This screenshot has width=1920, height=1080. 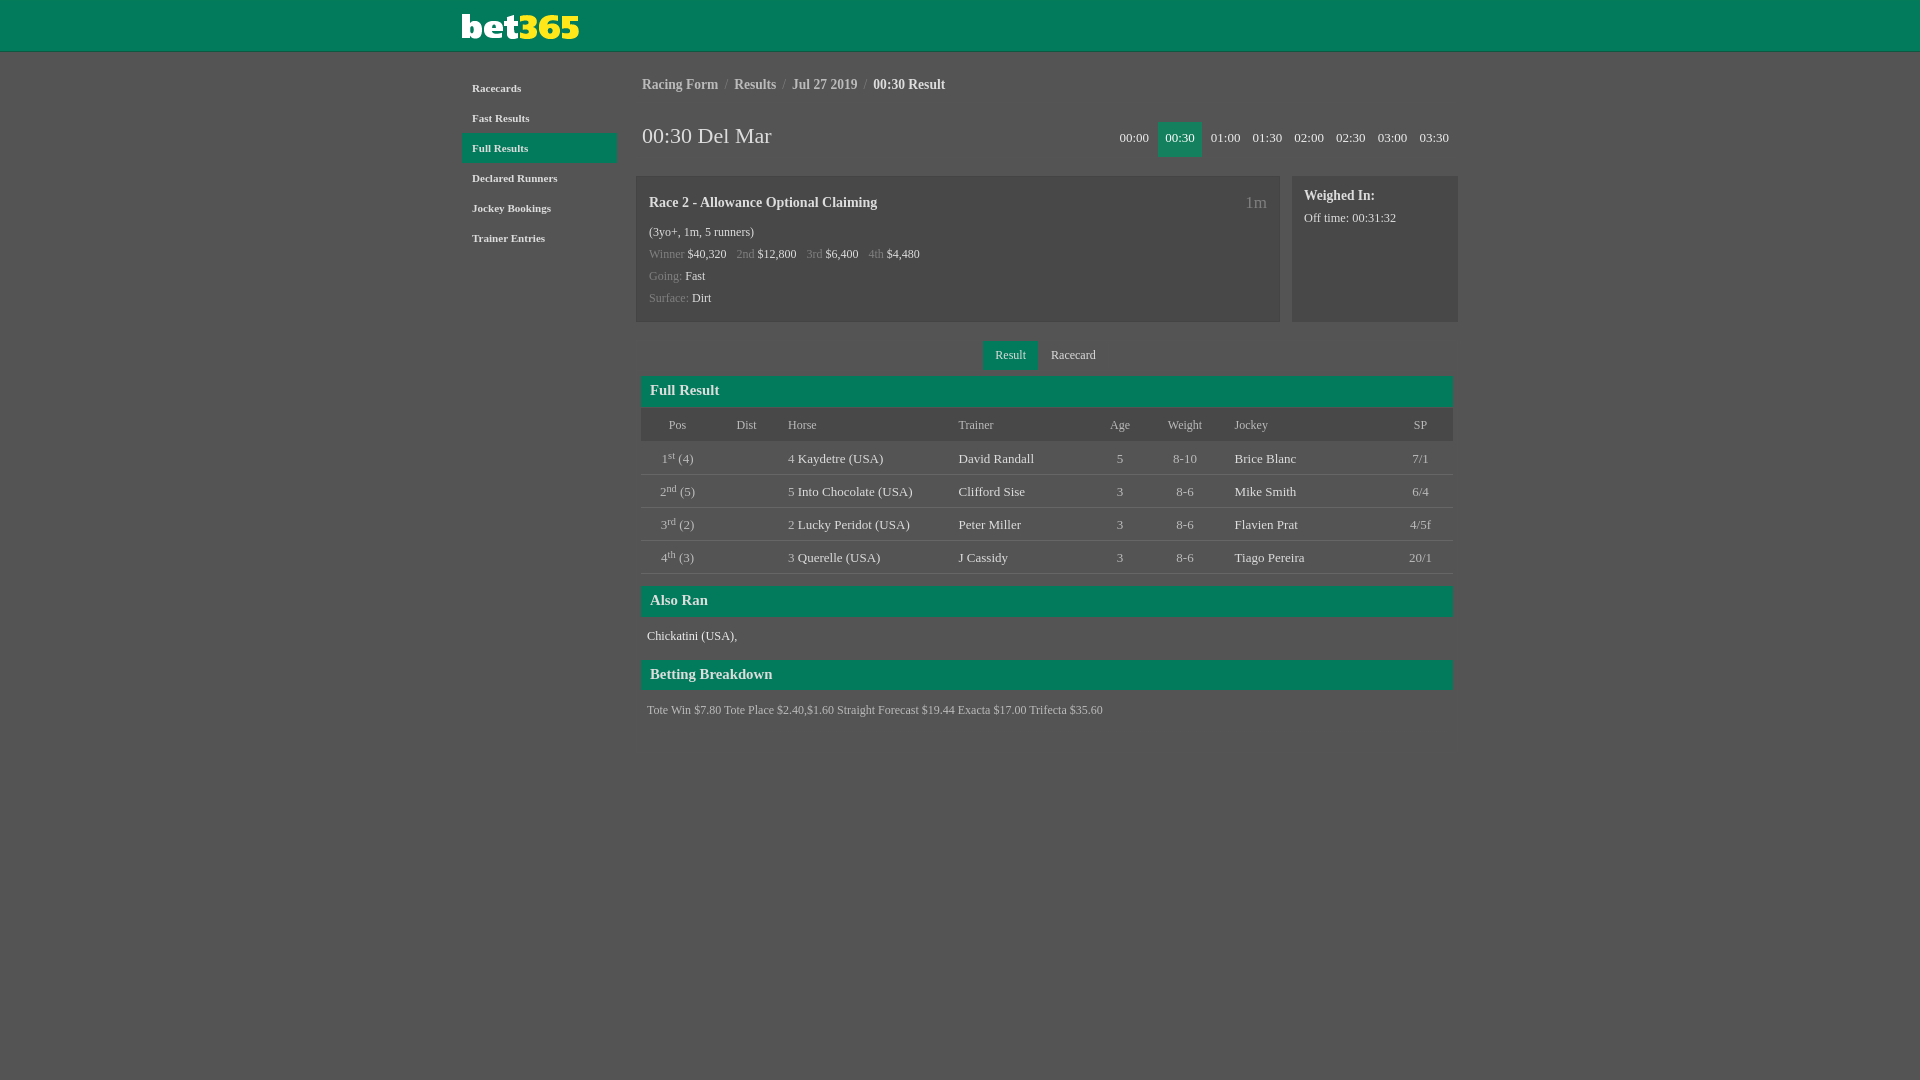 What do you see at coordinates (992, 491) in the screenshot?
I see `'Clifford Sise'` at bounding box center [992, 491].